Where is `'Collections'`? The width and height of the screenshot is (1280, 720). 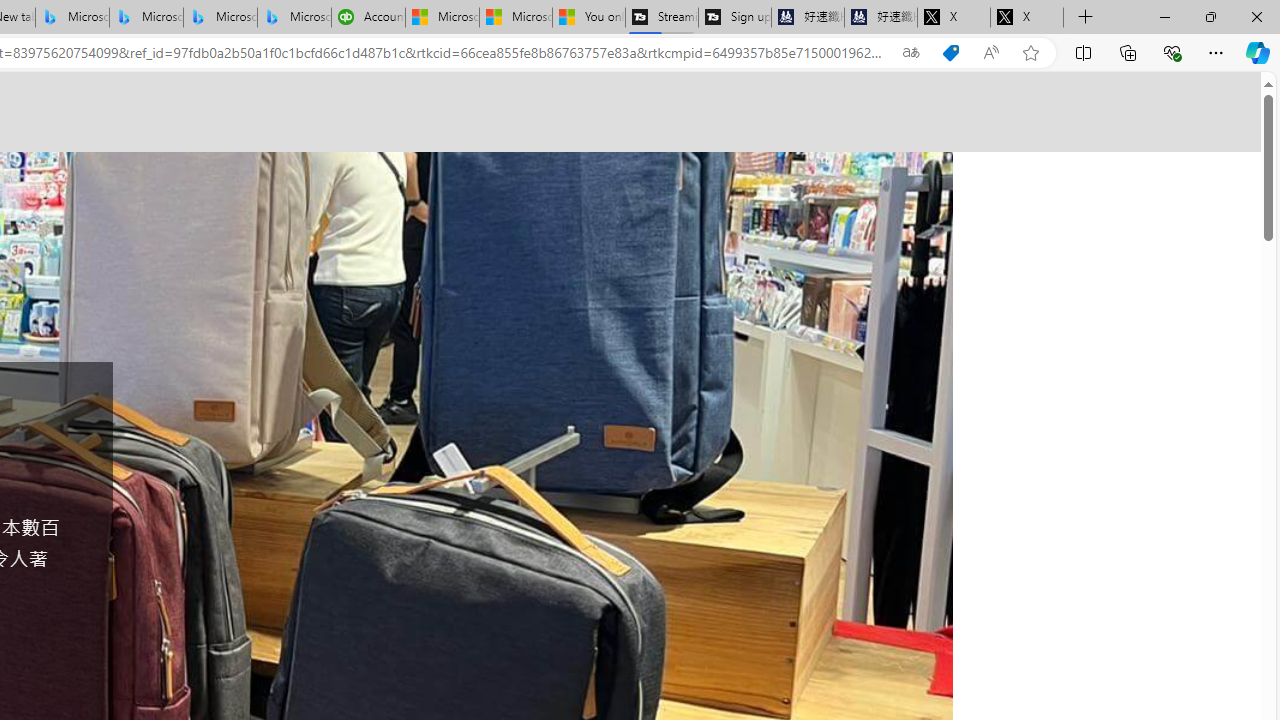 'Collections' is located at coordinates (1128, 51).